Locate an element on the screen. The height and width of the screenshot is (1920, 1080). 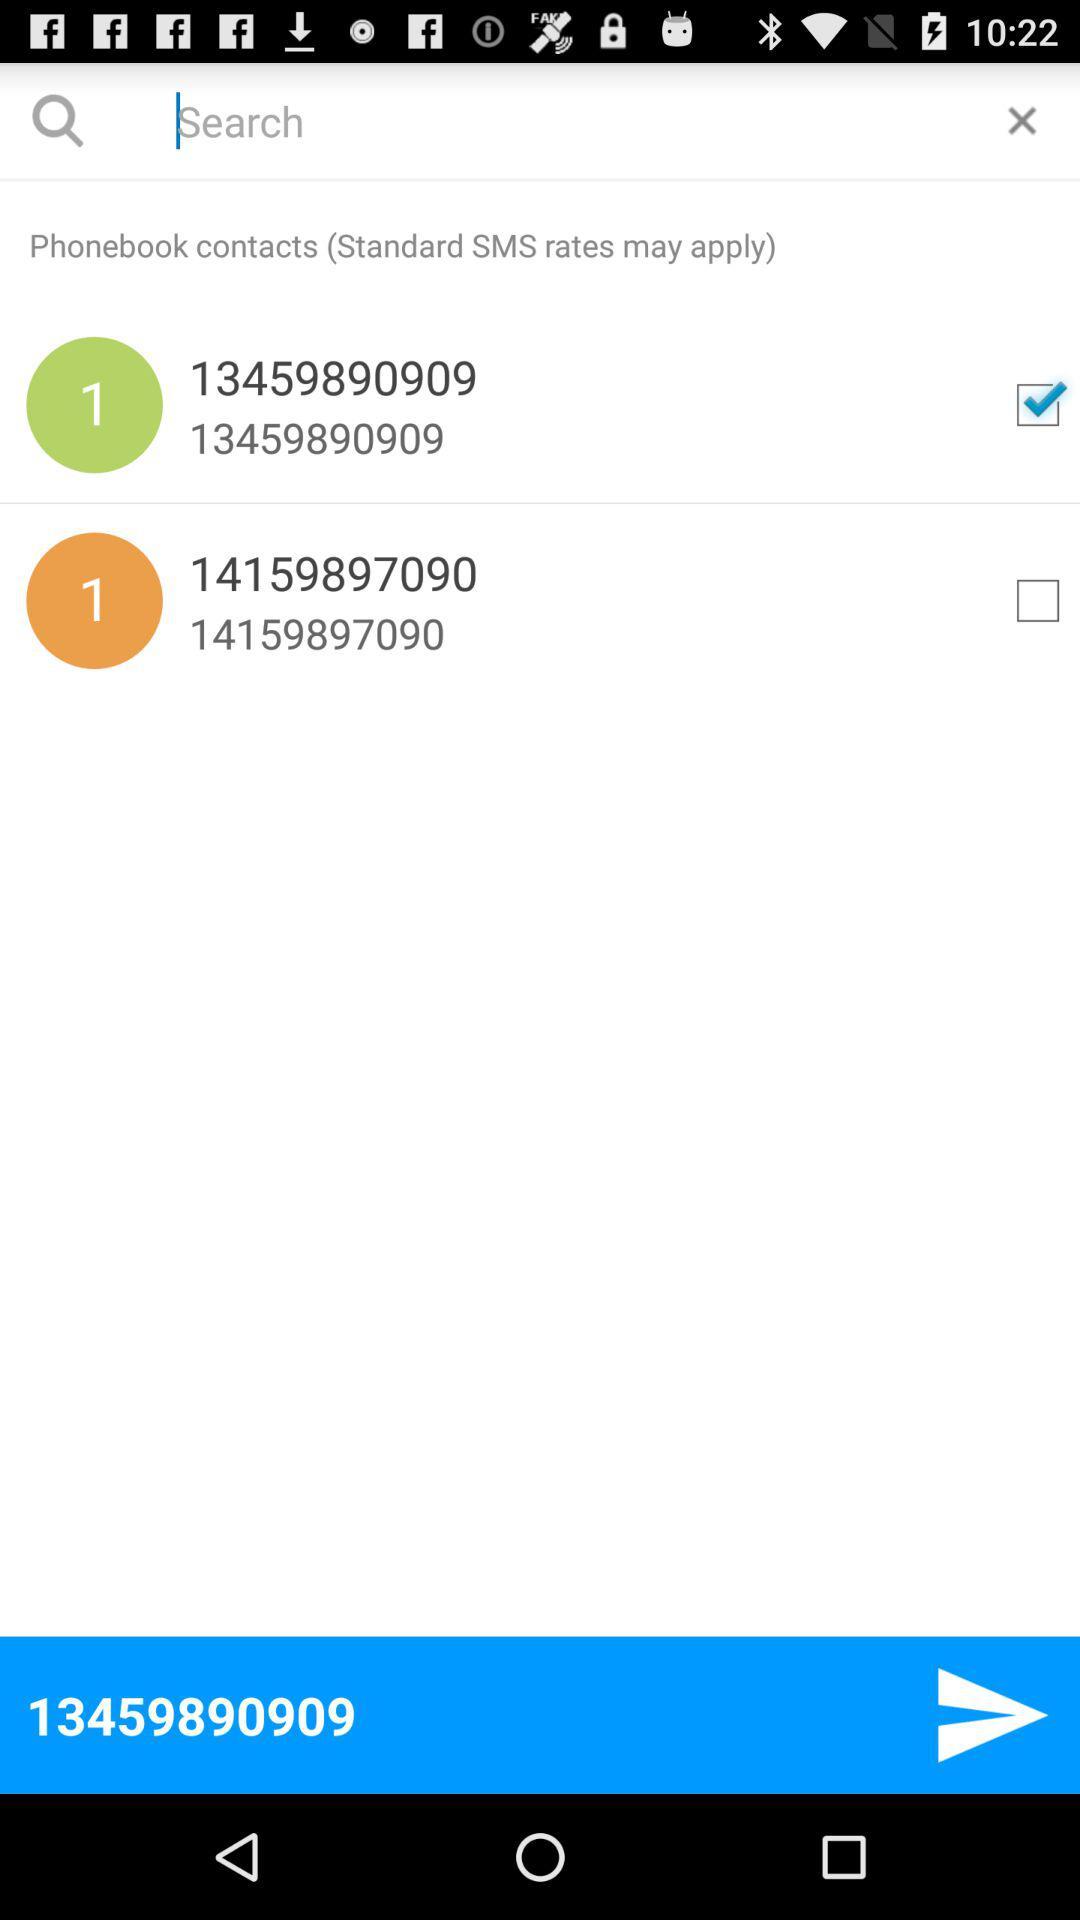
the close icon is located at coordinates (1022, 128).